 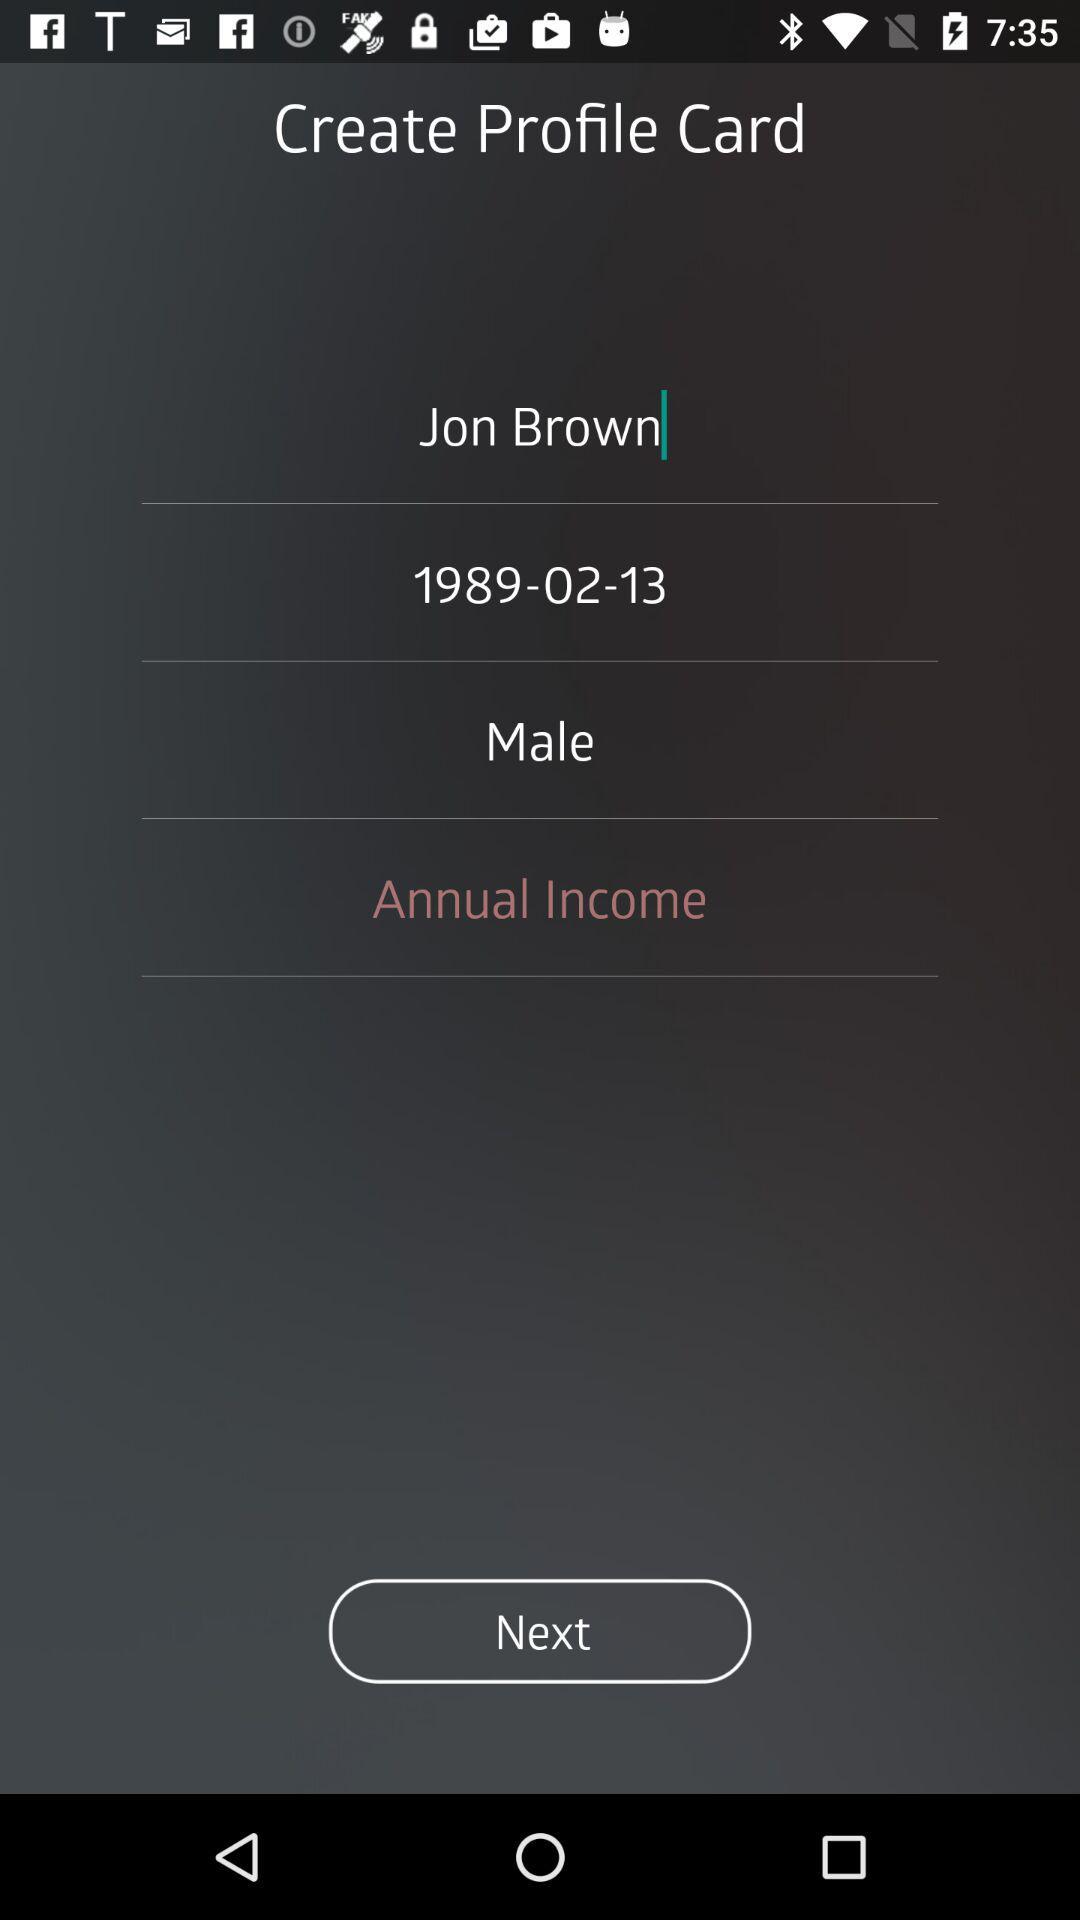 What do you see at coordinates (540, 896) in the screenshot?
I see `annual income` at bounding box center [540, 896].